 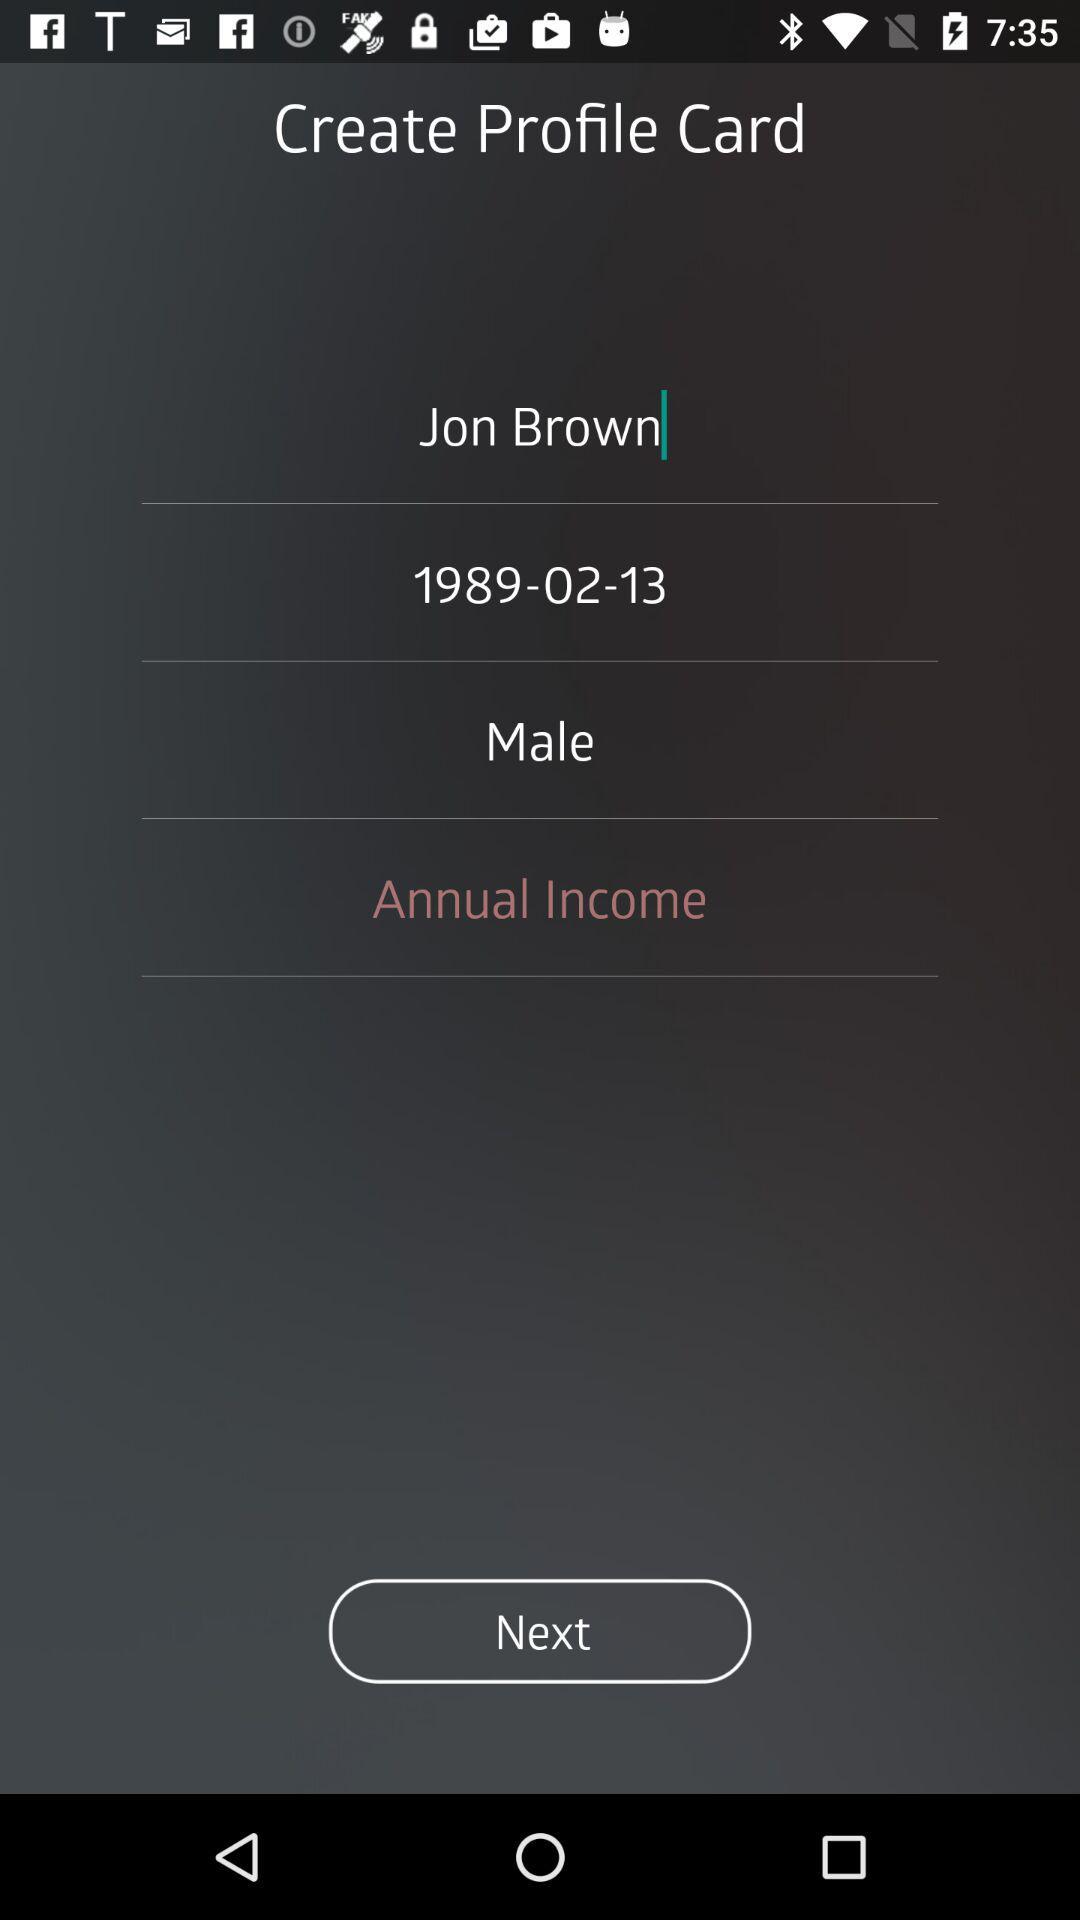 What do you see at coordinates (540, 896) in the screenshot?
I see `annual income` at bounding box center [540, 896].